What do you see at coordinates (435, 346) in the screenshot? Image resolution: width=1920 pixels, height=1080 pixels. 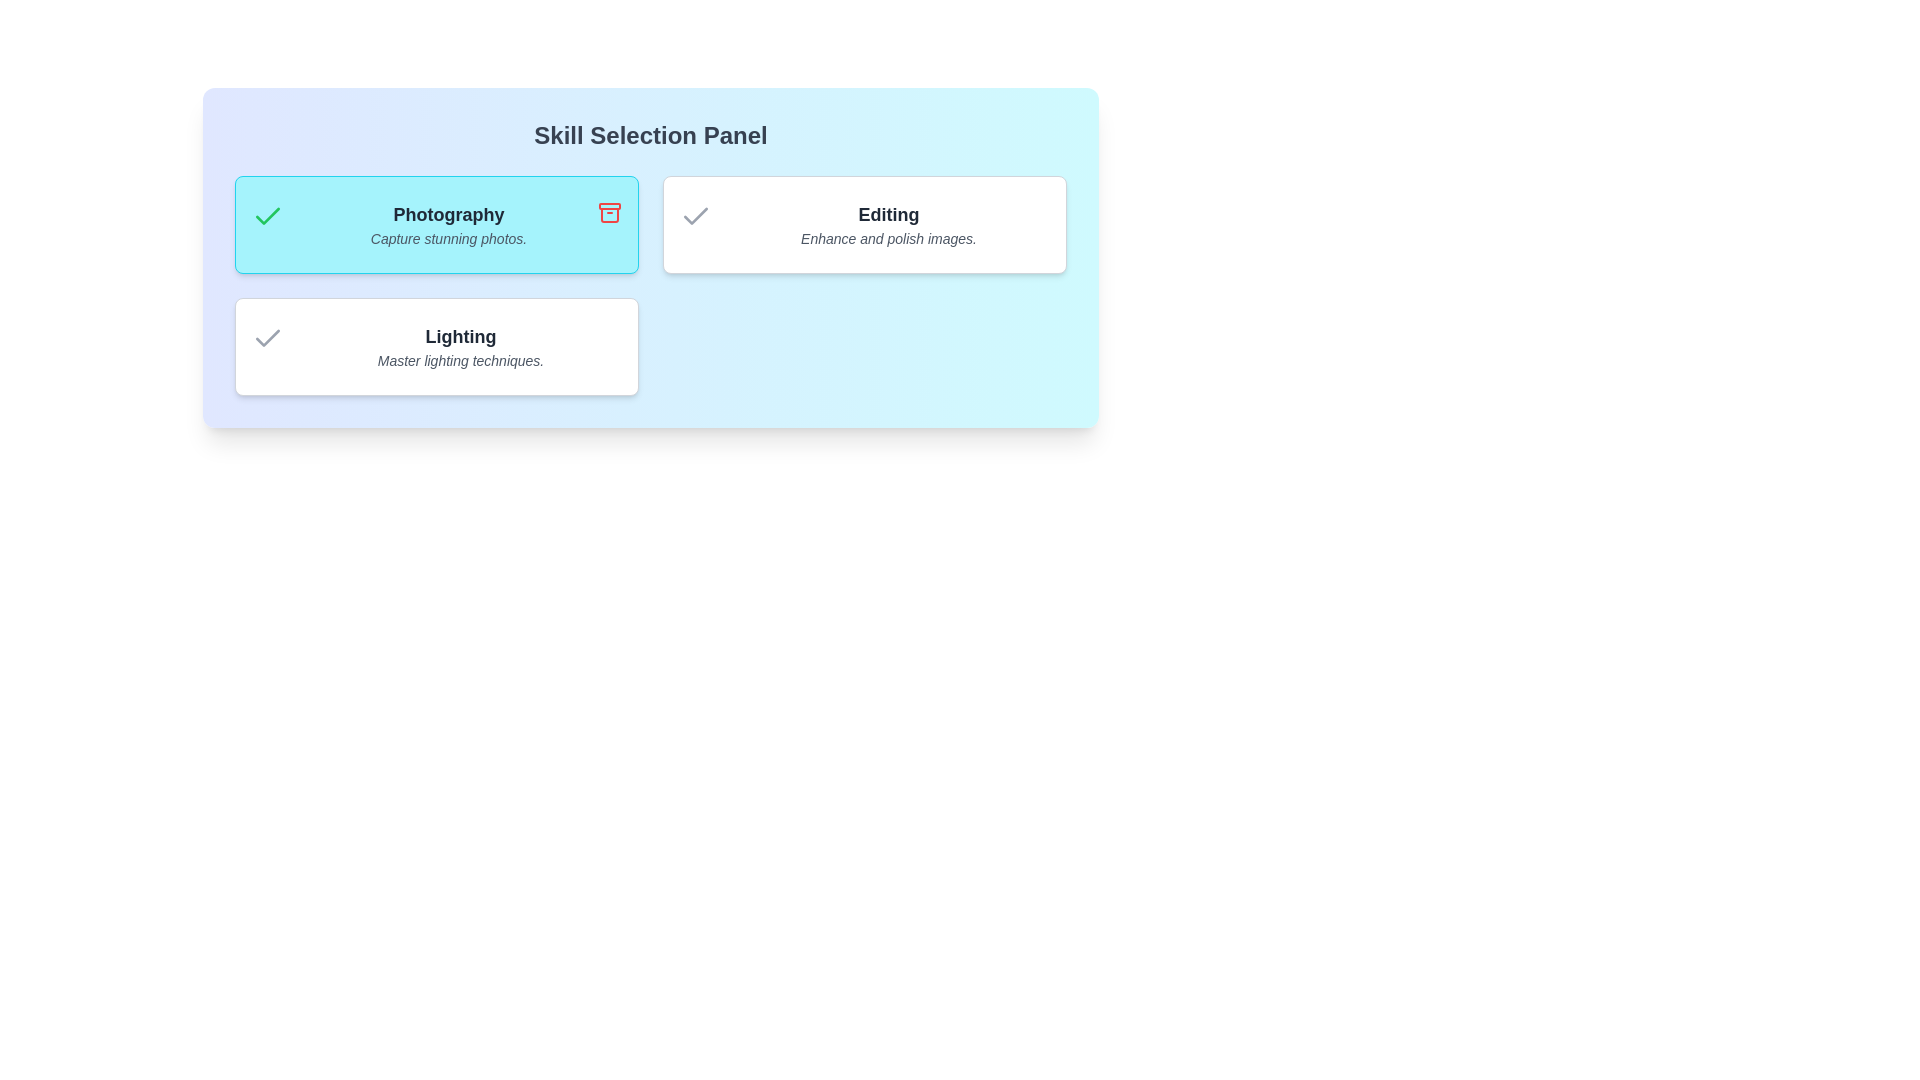 I see `the skill card for Lighting` at bounding box center [435, 346].